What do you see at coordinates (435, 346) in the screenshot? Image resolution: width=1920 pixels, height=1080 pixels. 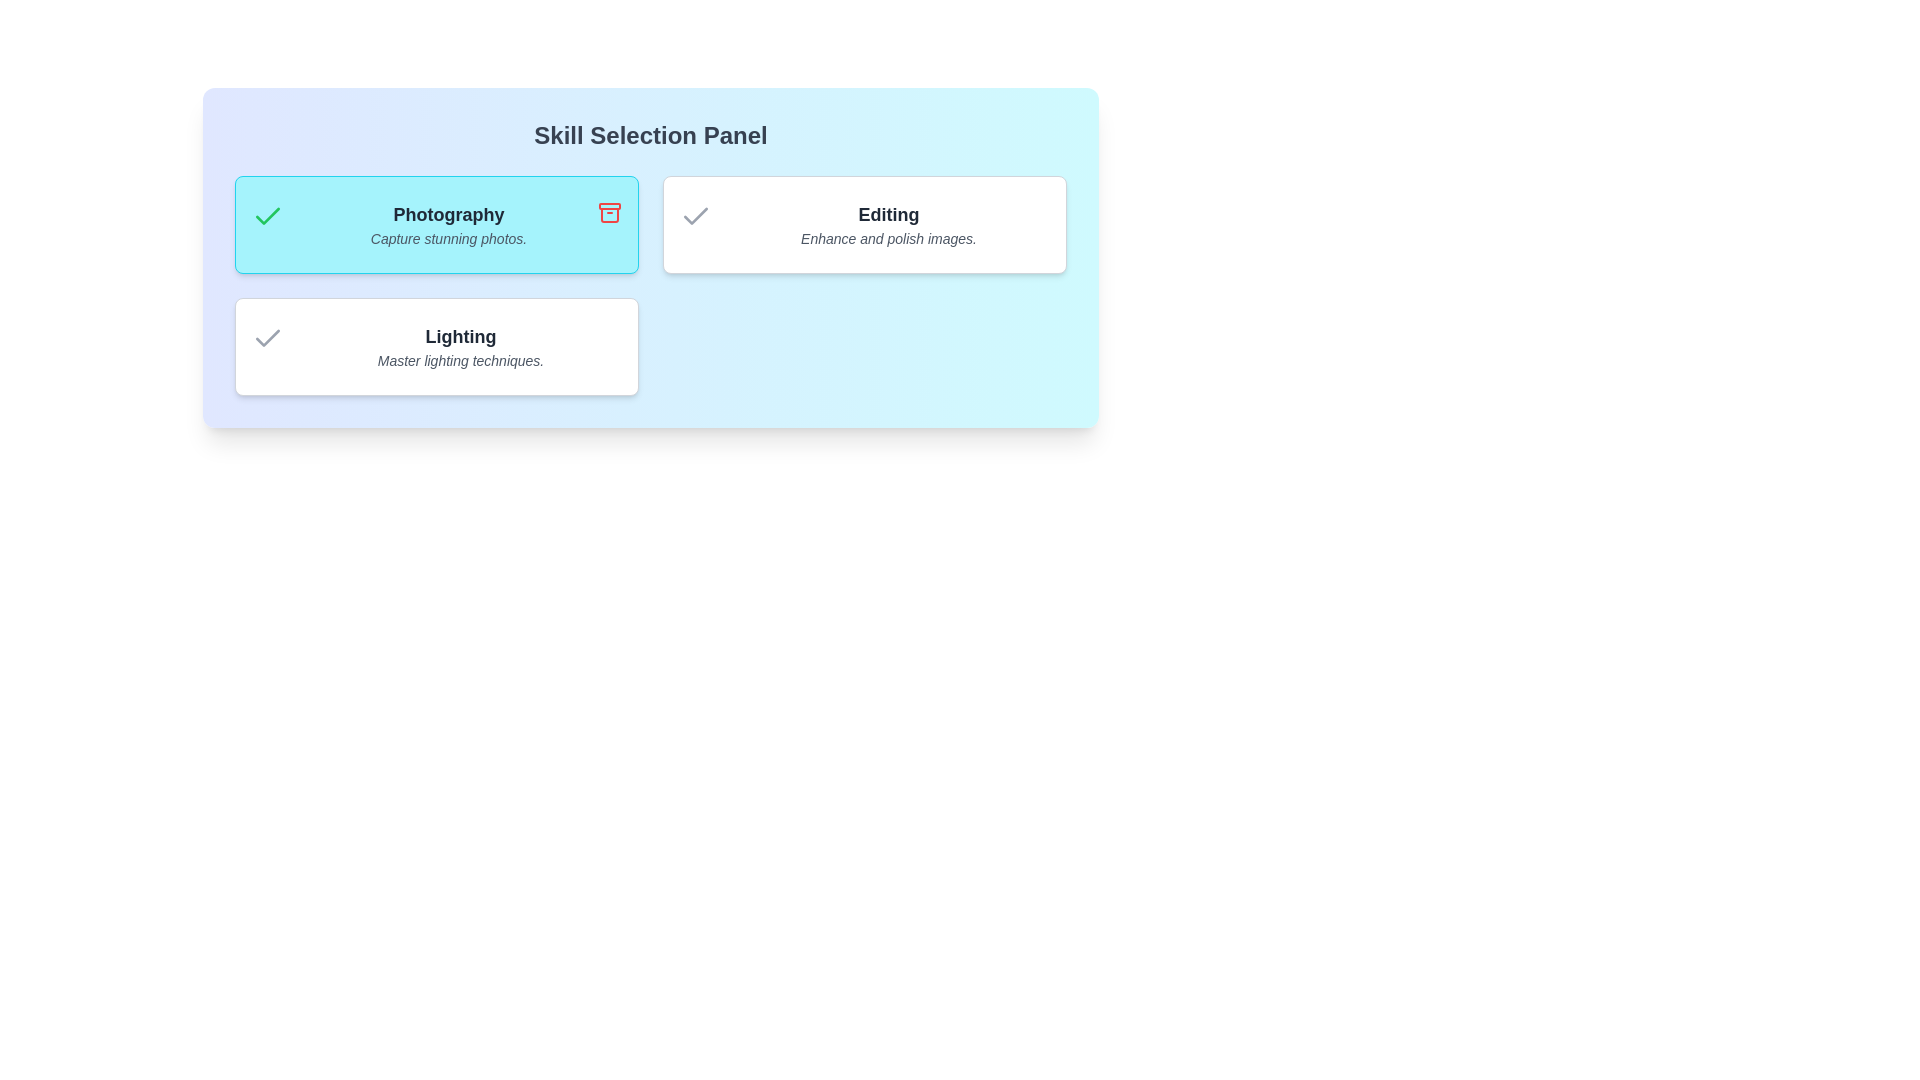 I see `the skill card for Lighting` at bounding box center [435, 346].